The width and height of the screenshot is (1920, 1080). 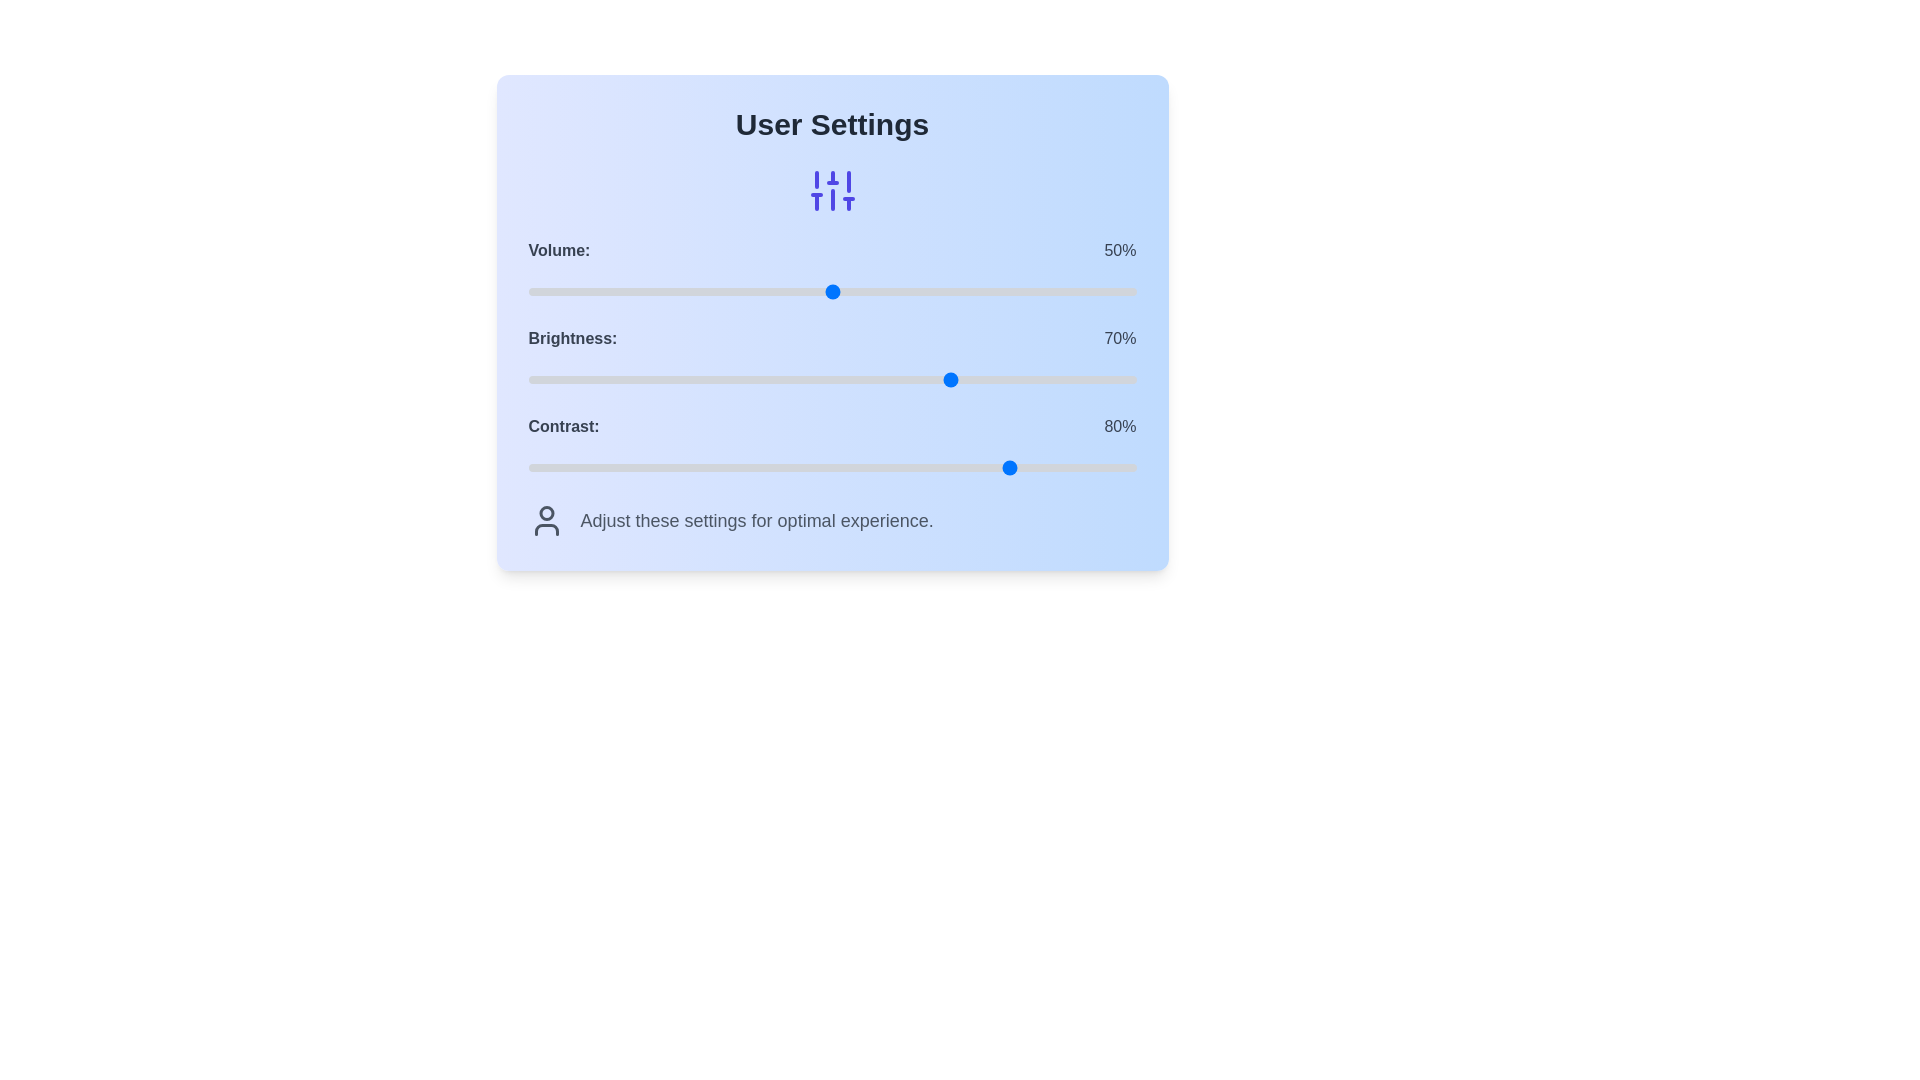 What do you see at coordinates (928, 380) in the screenshot?
I see `brightness` at bounding box center [928, 380].